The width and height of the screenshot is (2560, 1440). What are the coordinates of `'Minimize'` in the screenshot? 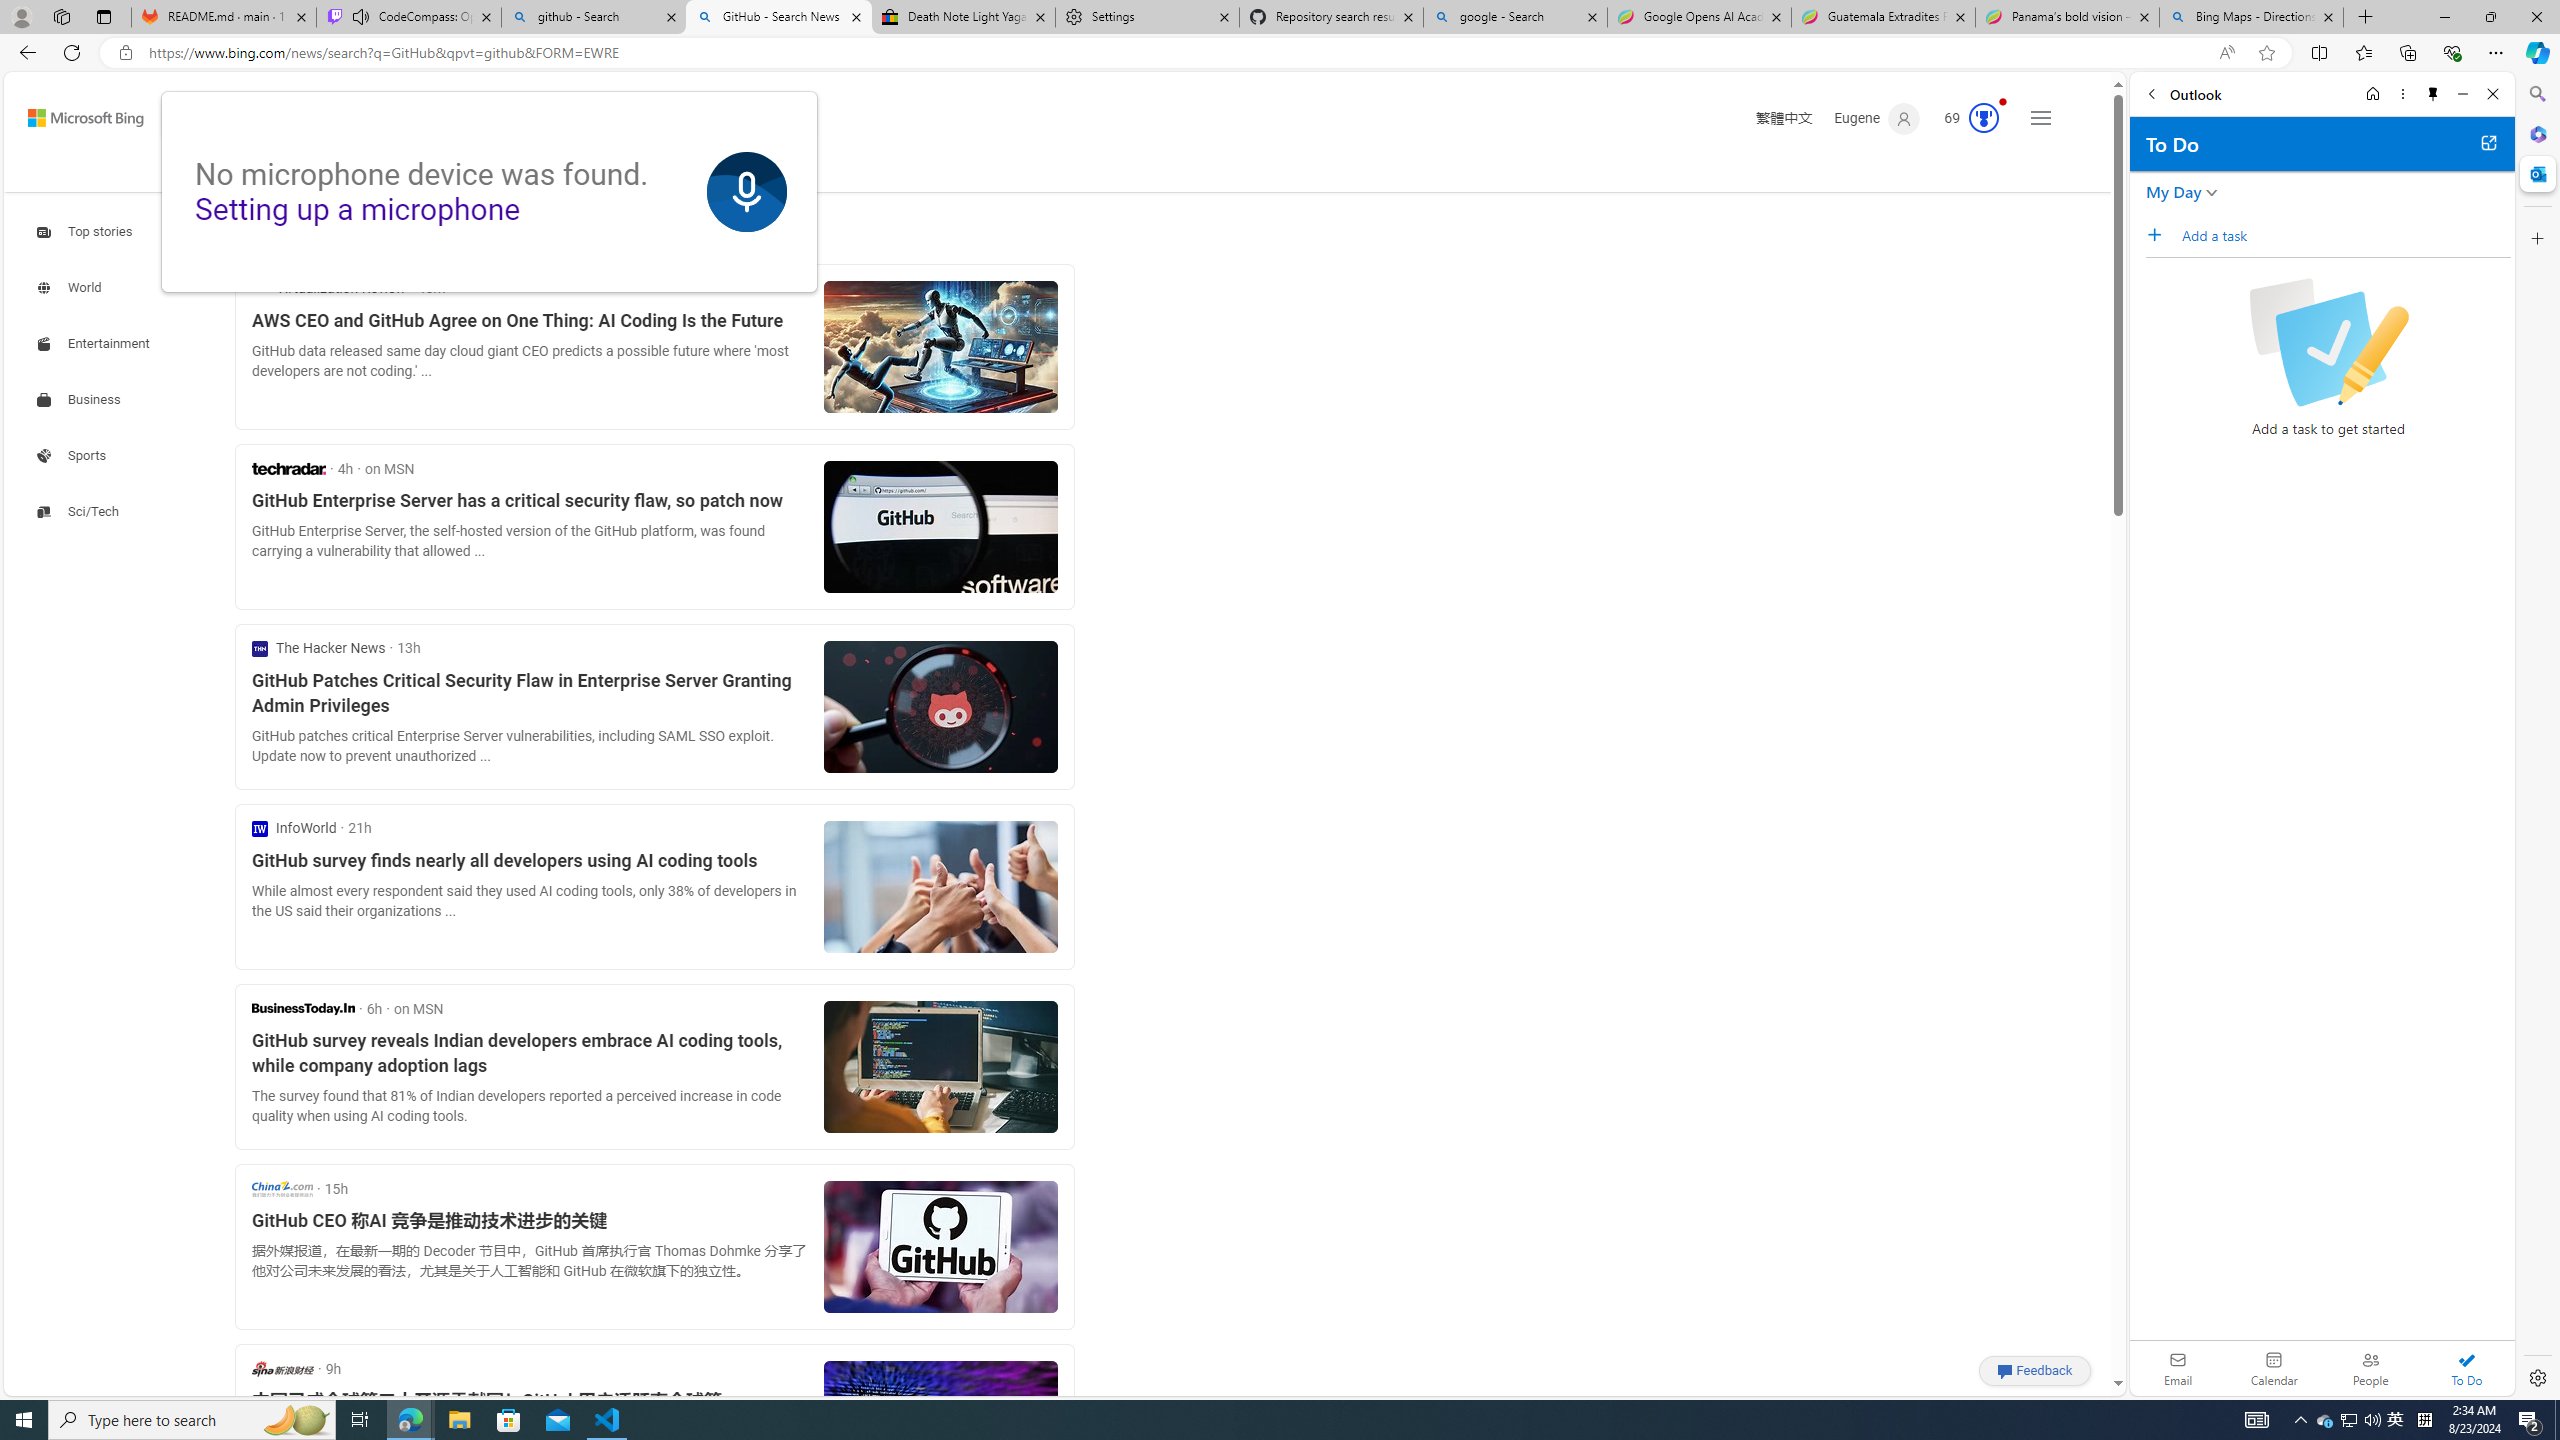 It's located at (2463, 93).